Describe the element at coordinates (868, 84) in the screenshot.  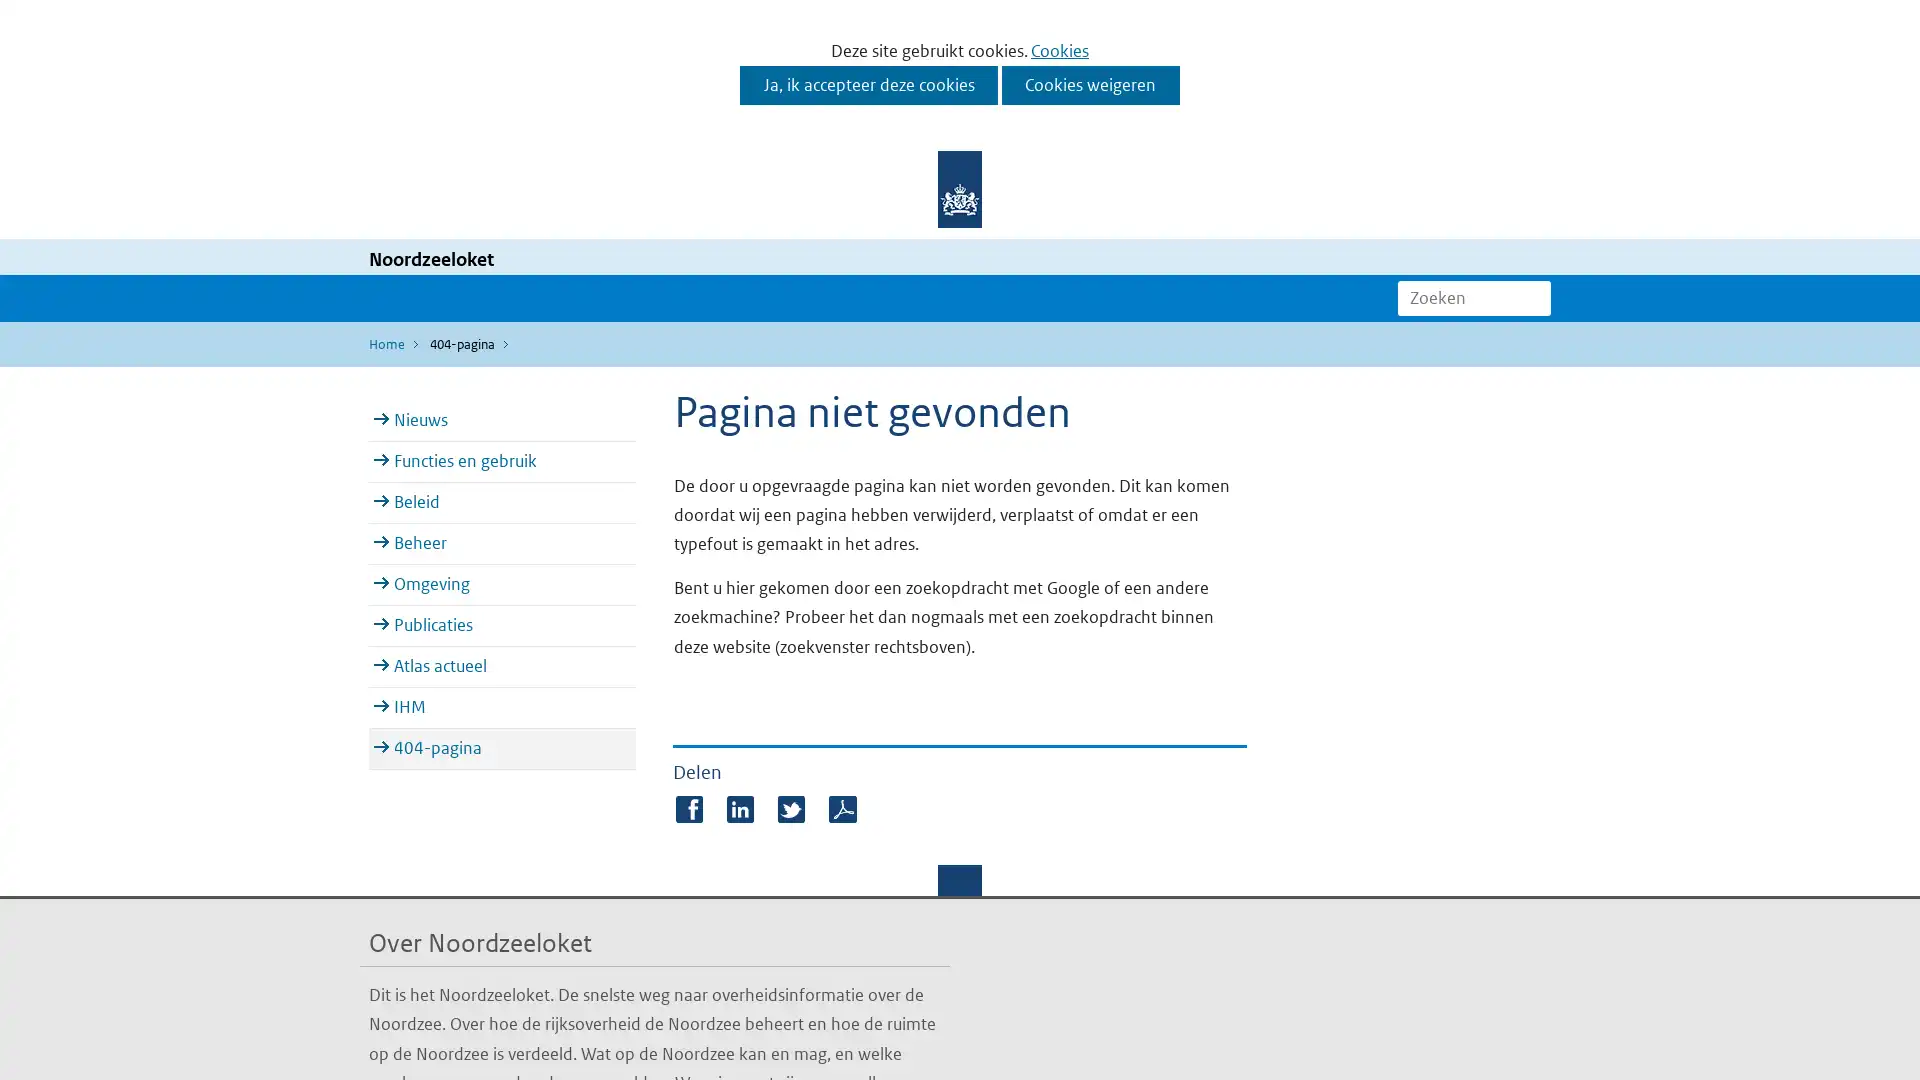
I see `Ja, ik accepteer deze cookies` at that location.